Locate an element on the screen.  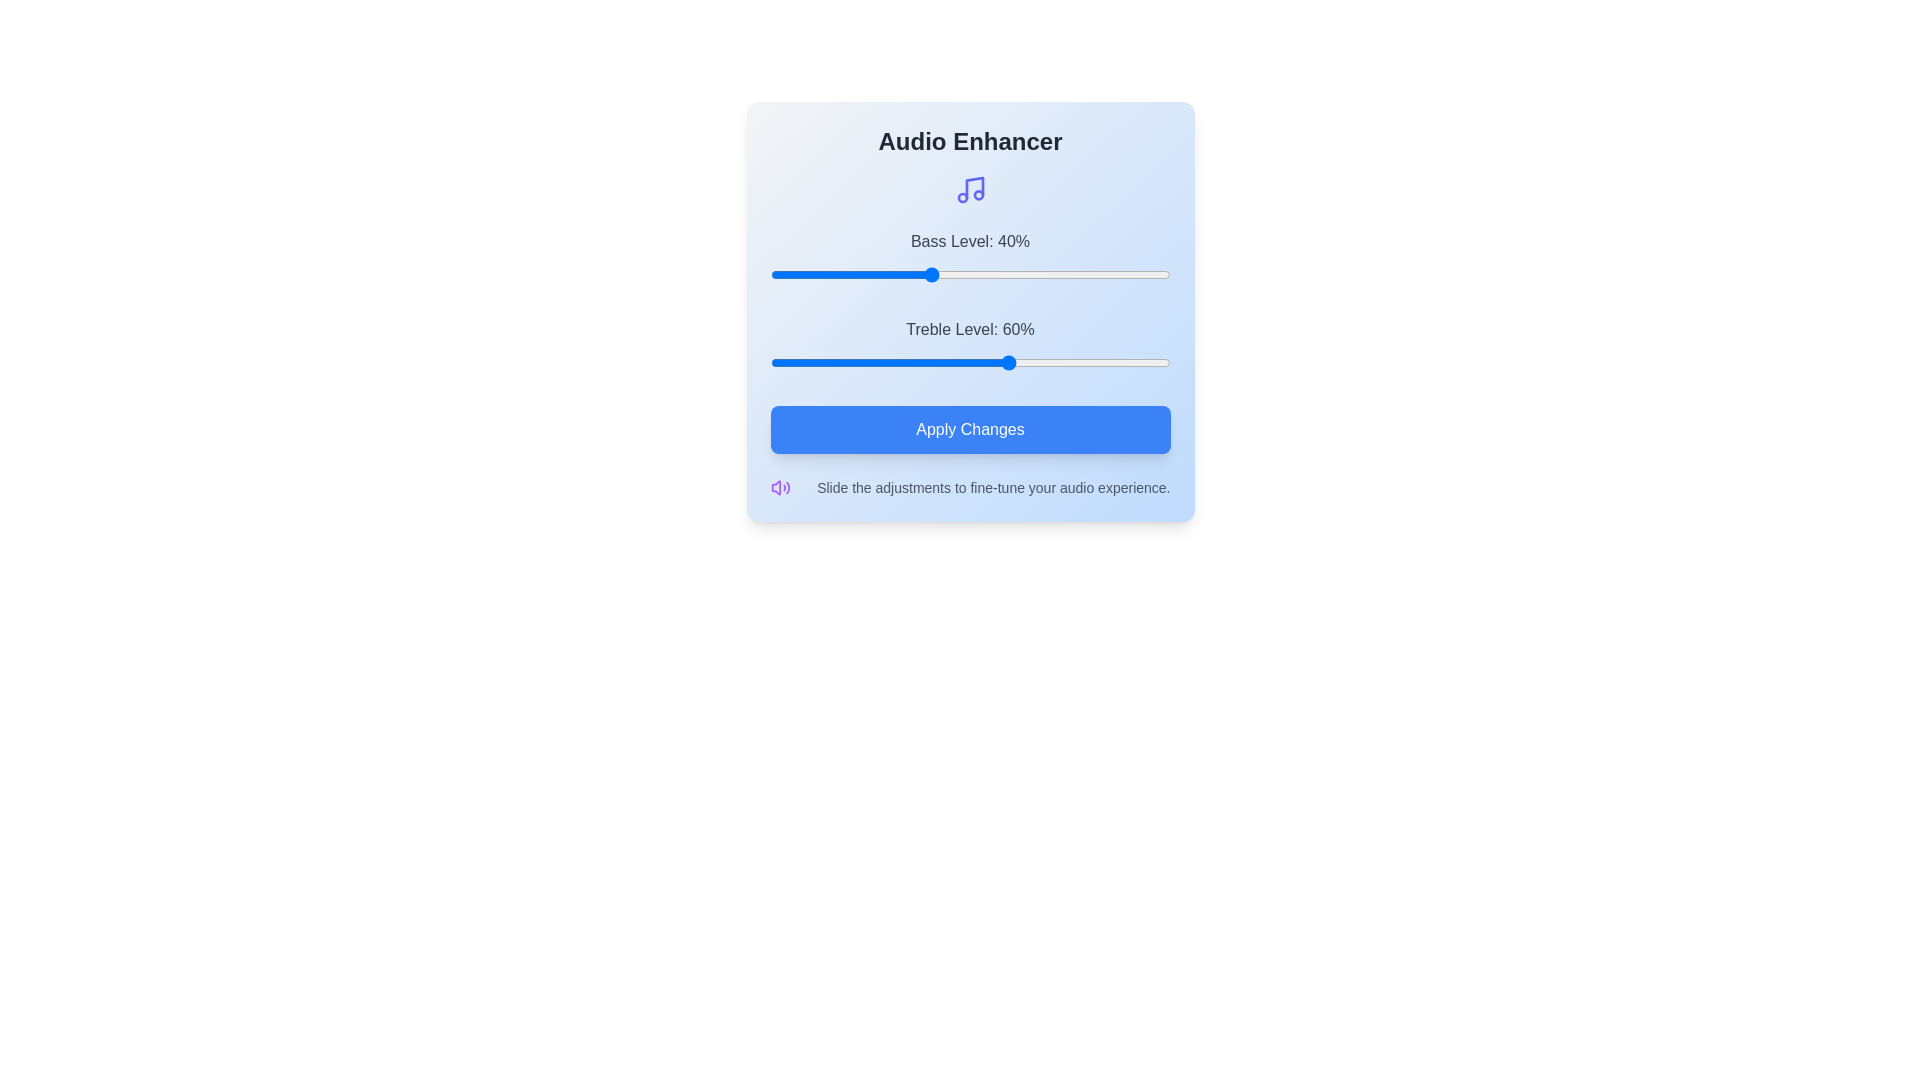
the bass level slider to 56% is located at coordinates (994, 274).